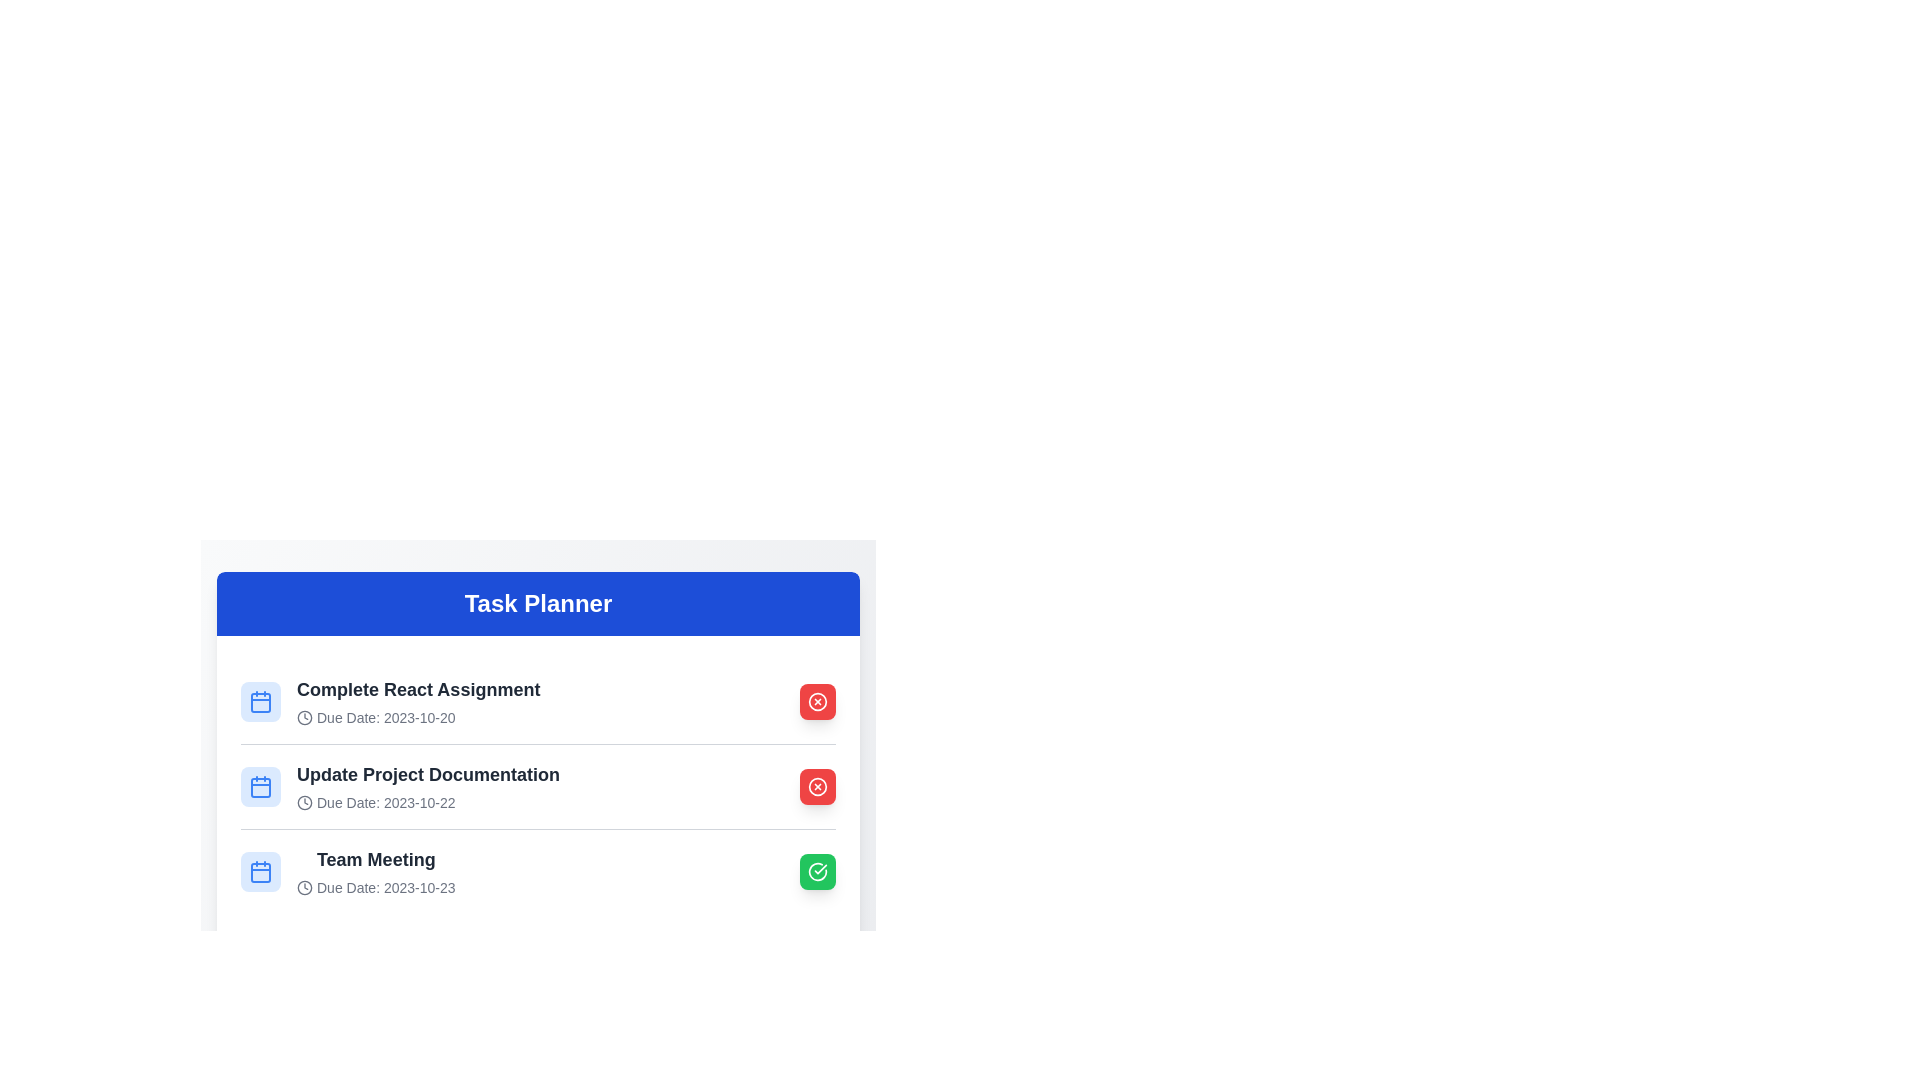  I want to click on informational text indicating the due date for the task 'Complete React Assignment', which is located below the task name in the task card under 'Task Planner', so click(417, 716).